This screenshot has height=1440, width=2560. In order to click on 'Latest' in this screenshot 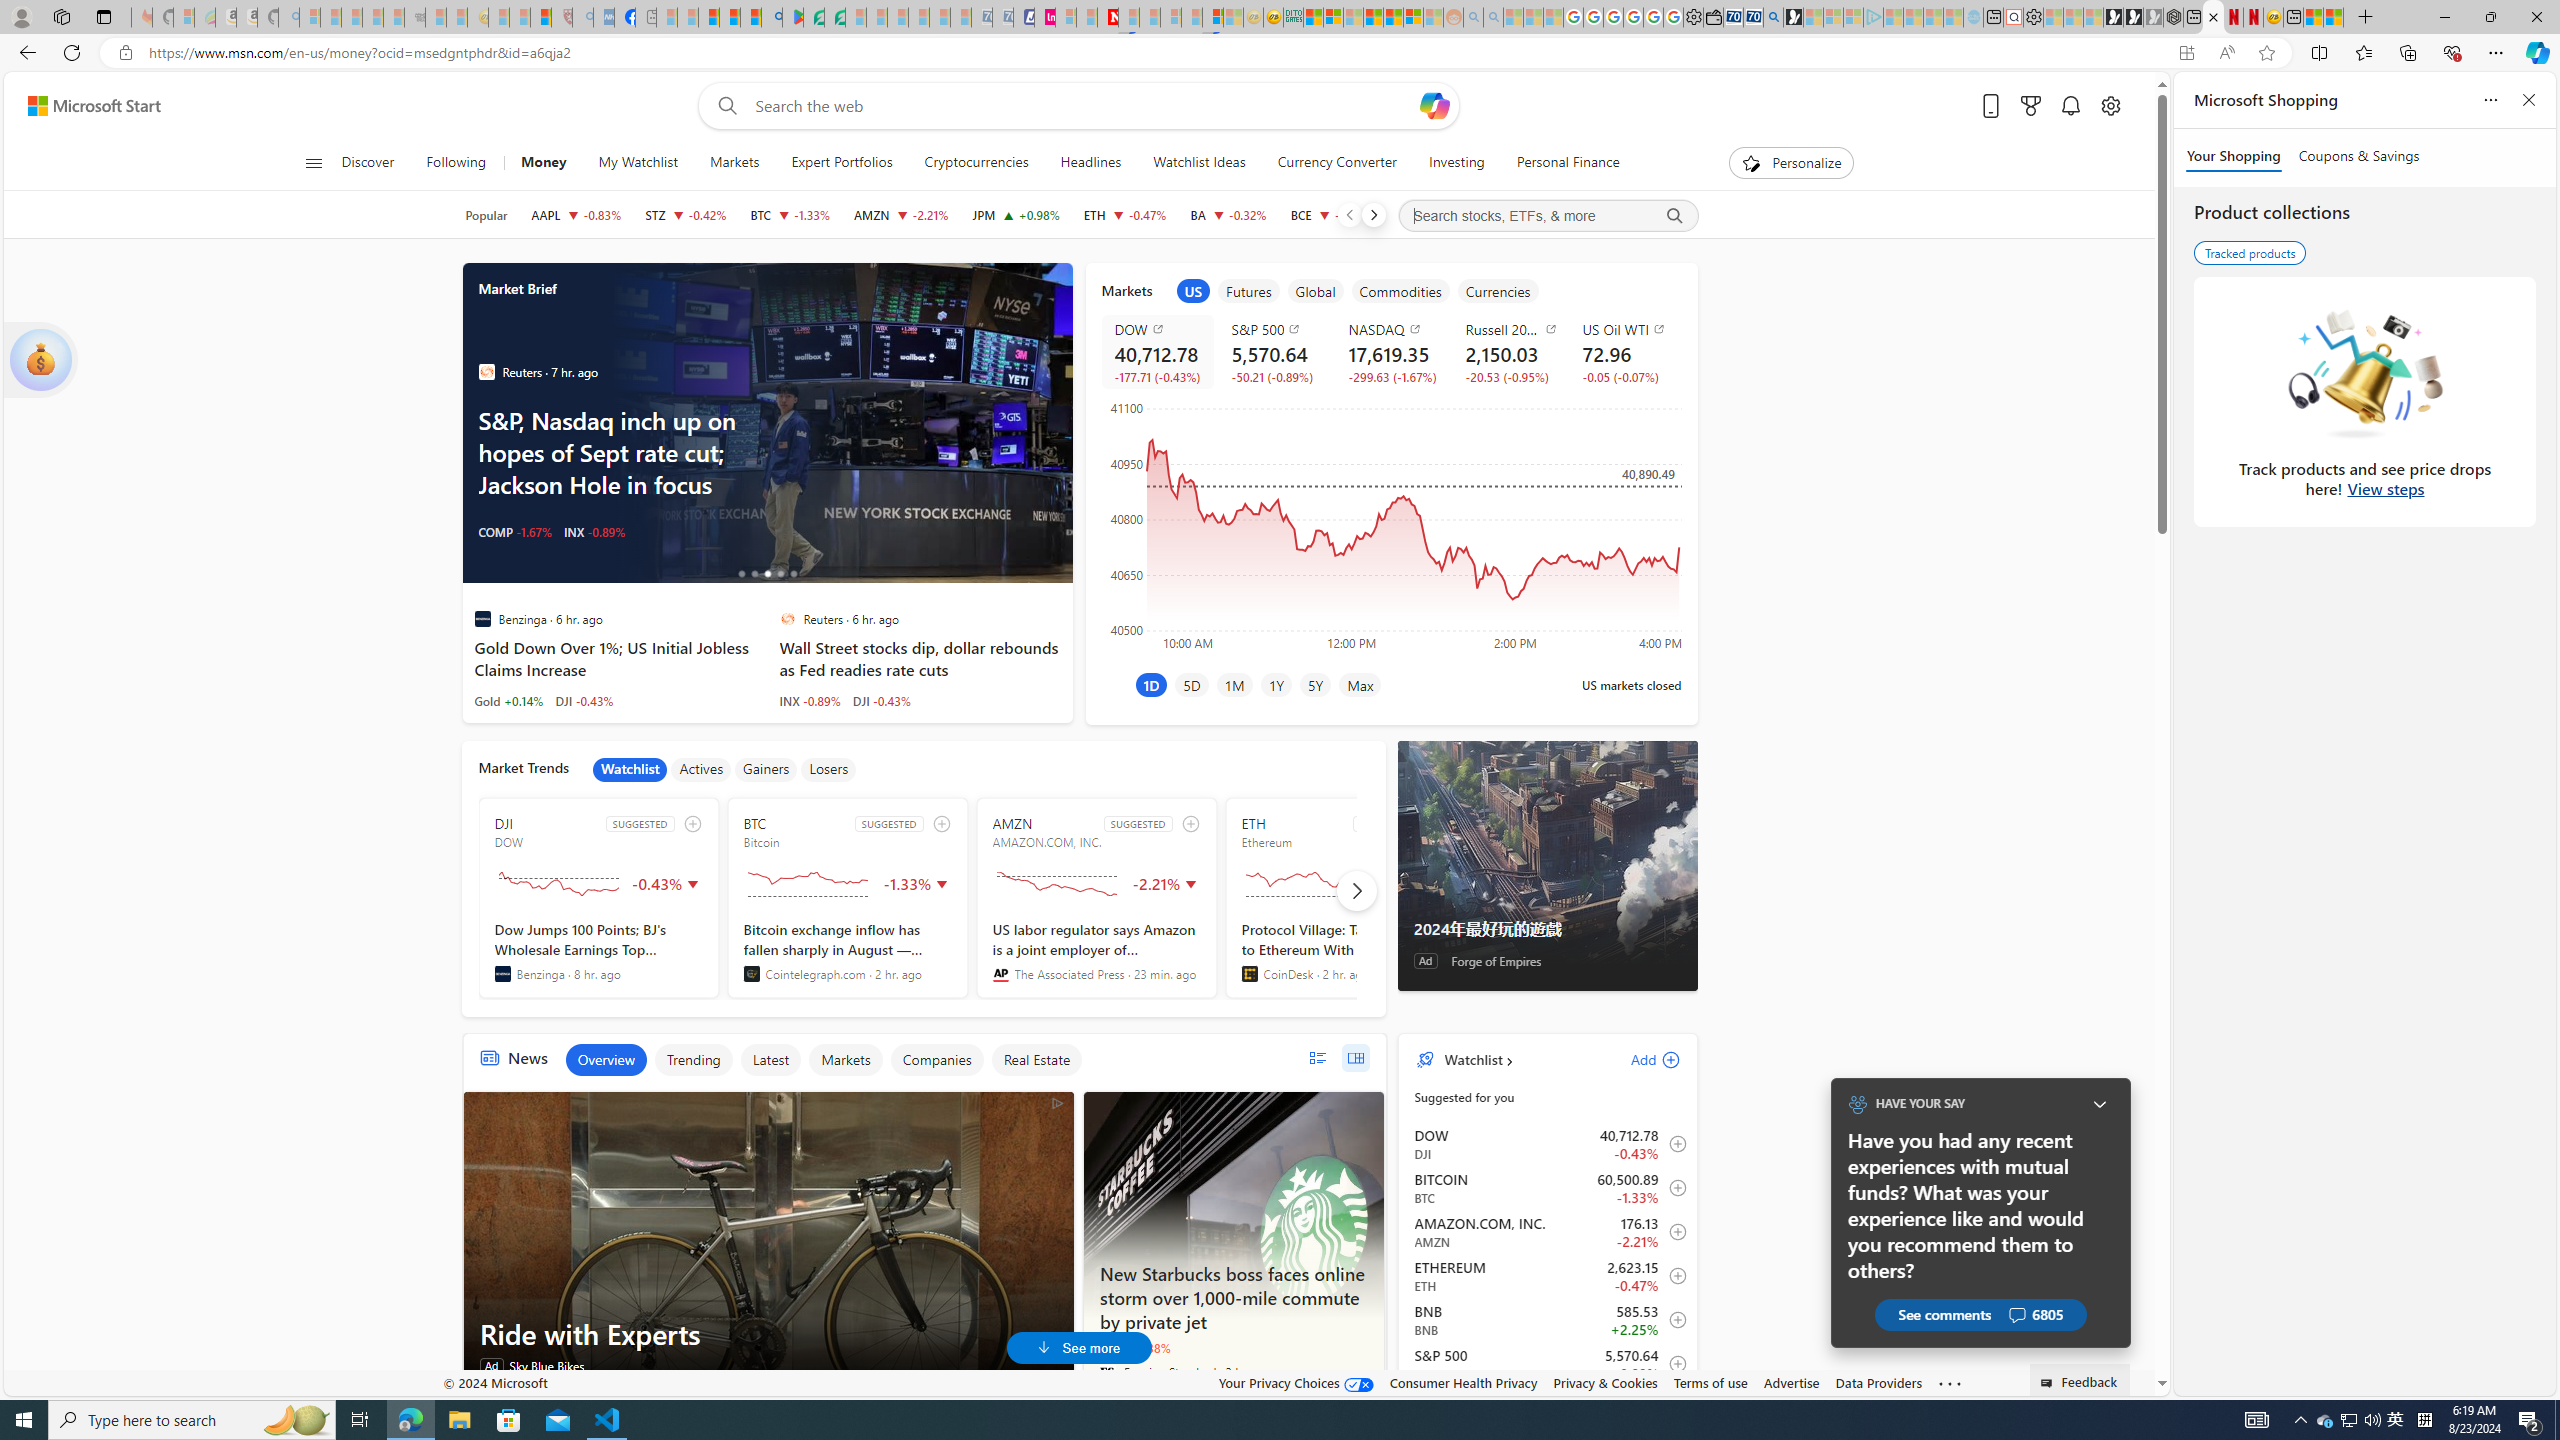, I will do `click(770, 1058)`.